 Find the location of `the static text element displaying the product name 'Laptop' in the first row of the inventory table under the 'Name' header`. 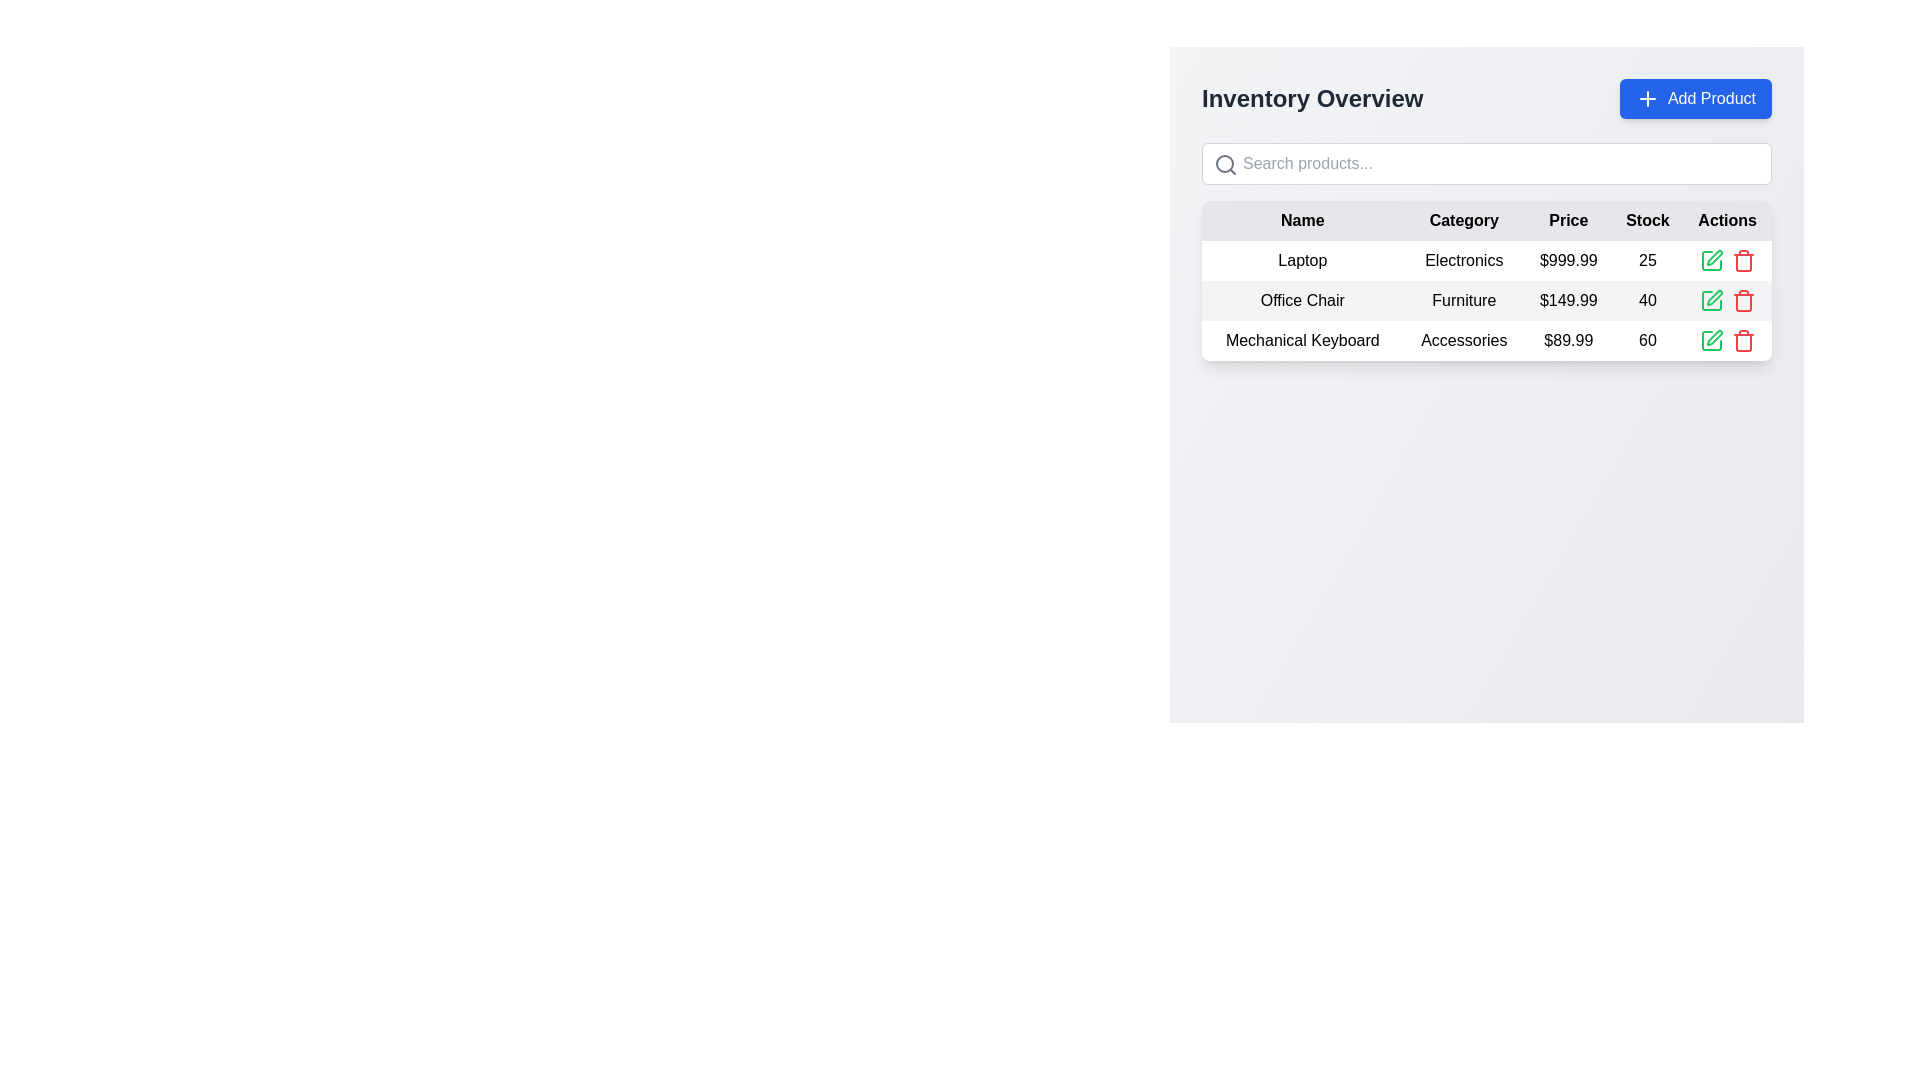

the static text element displaying the product name 'Laptop' in the first row of the inventory table under the 'Name' header is located at coordinates (1302, 260).